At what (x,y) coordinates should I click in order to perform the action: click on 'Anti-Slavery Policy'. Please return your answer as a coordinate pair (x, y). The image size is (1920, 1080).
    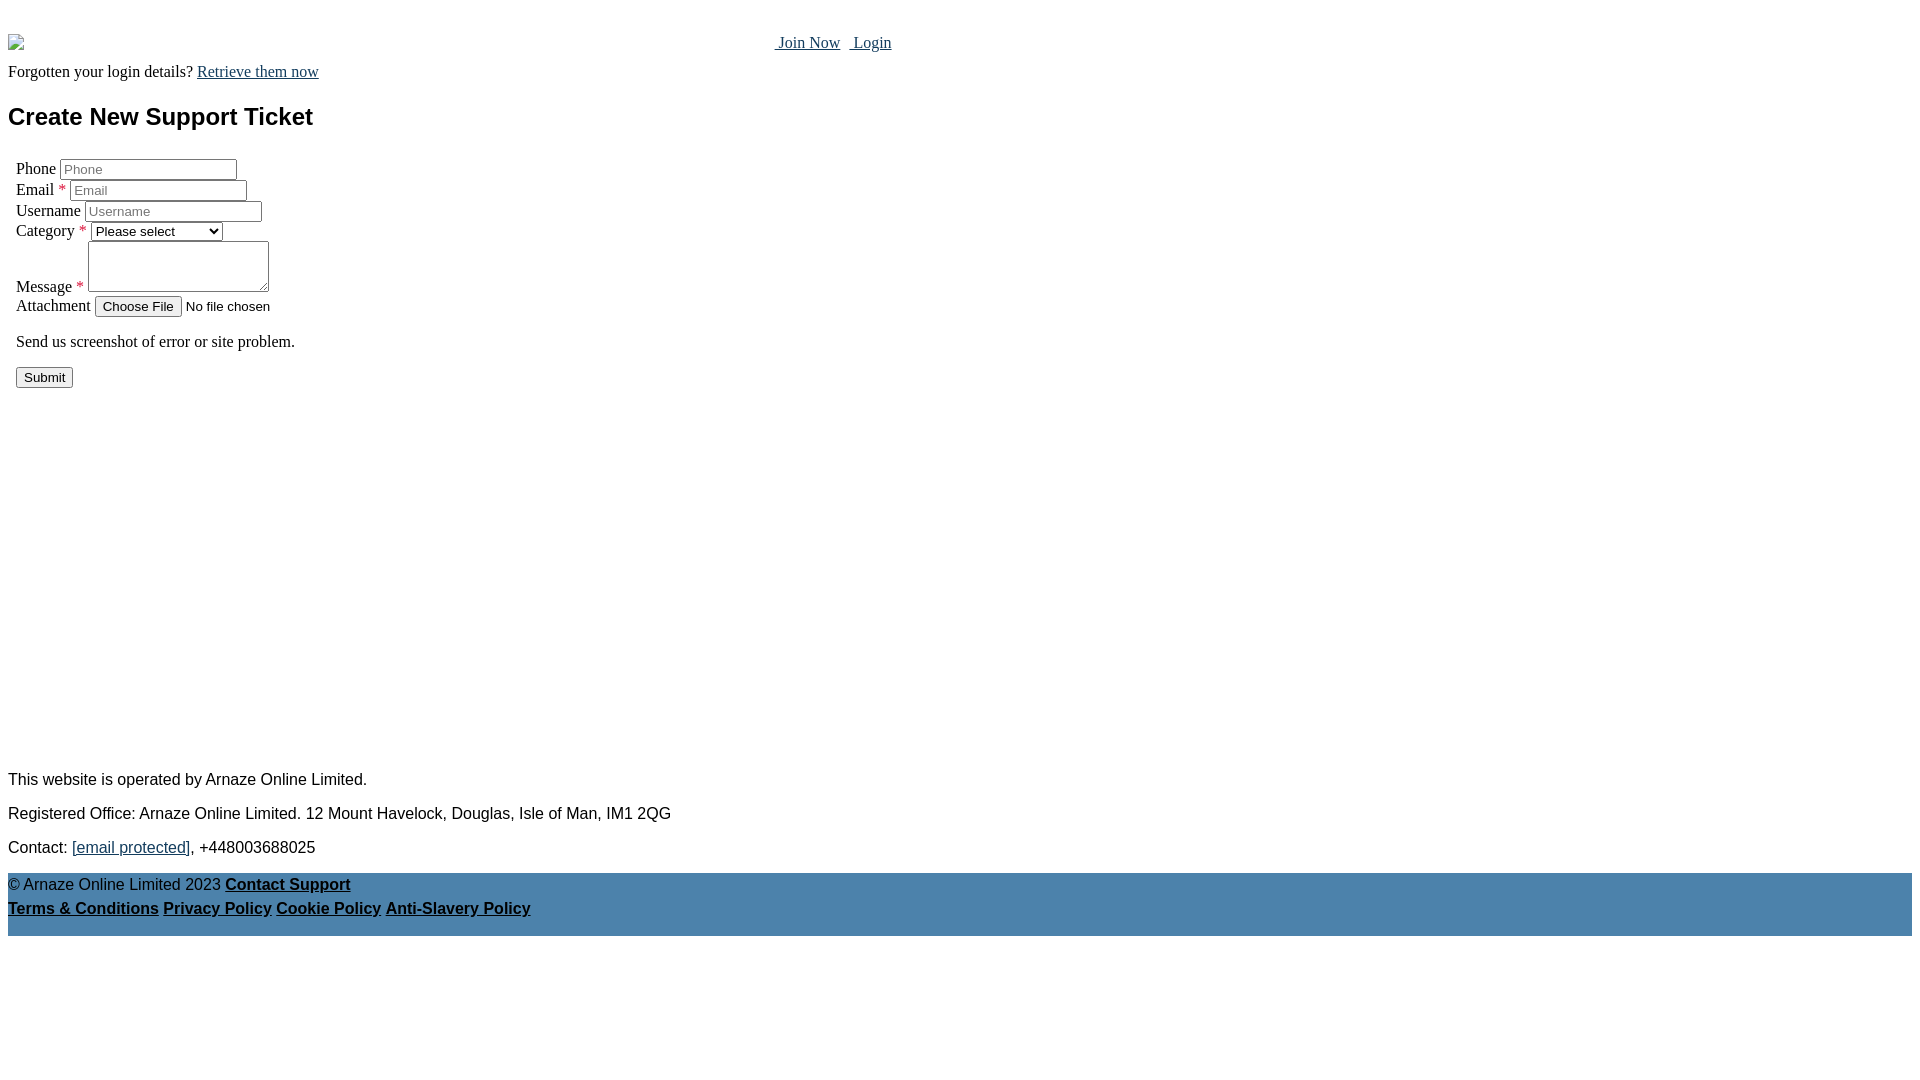
    Looking at the image, I should click on (457, 908).